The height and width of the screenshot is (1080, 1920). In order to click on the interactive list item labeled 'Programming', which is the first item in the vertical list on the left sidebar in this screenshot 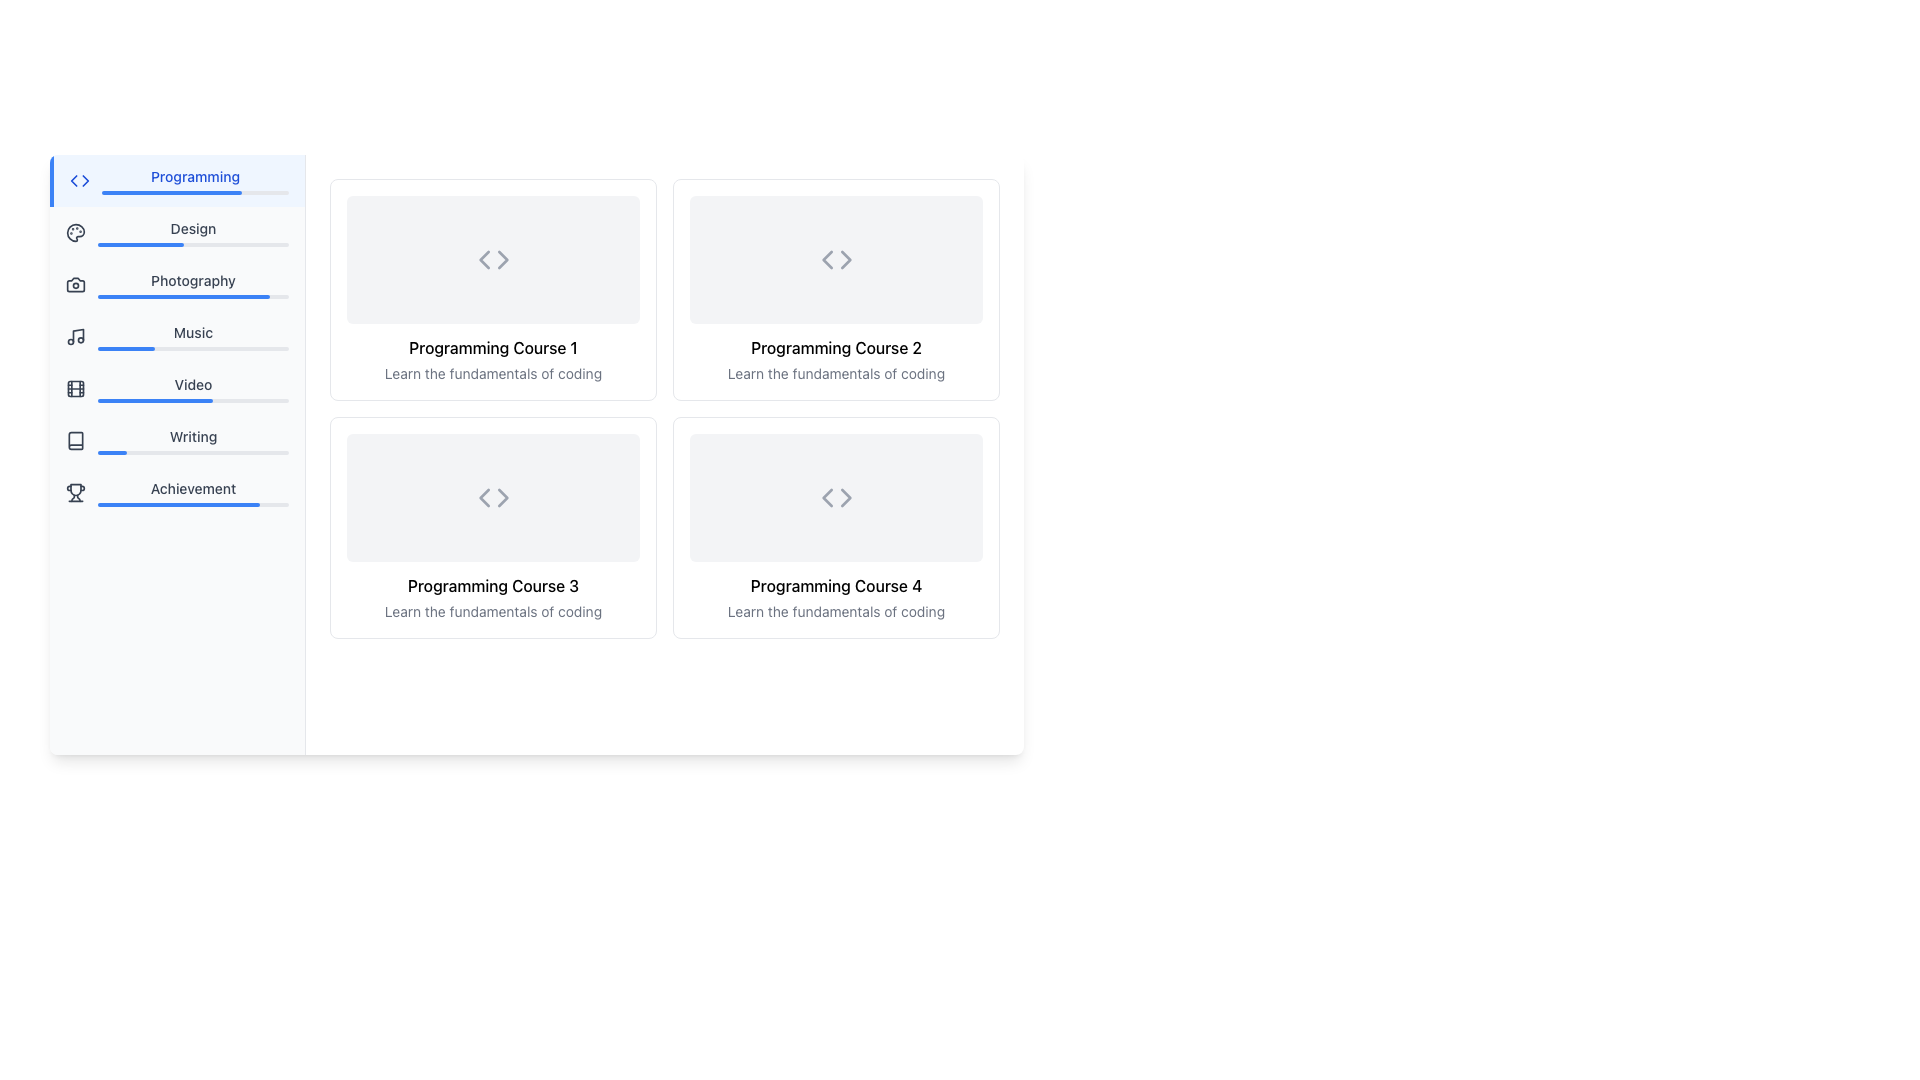, I will do `click(177, 181)`.